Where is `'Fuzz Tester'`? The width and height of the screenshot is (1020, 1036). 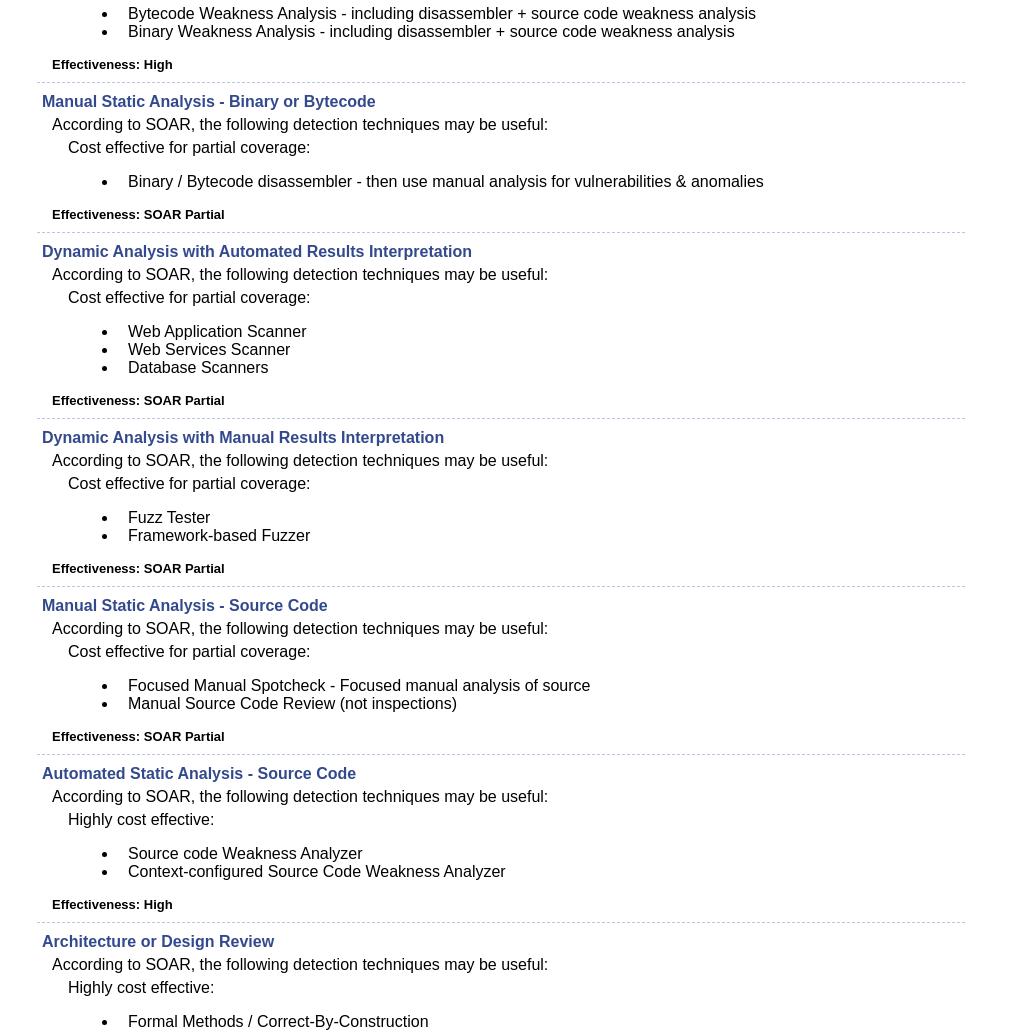 'Fuzz Tester' is located at coordinates (128, 517).